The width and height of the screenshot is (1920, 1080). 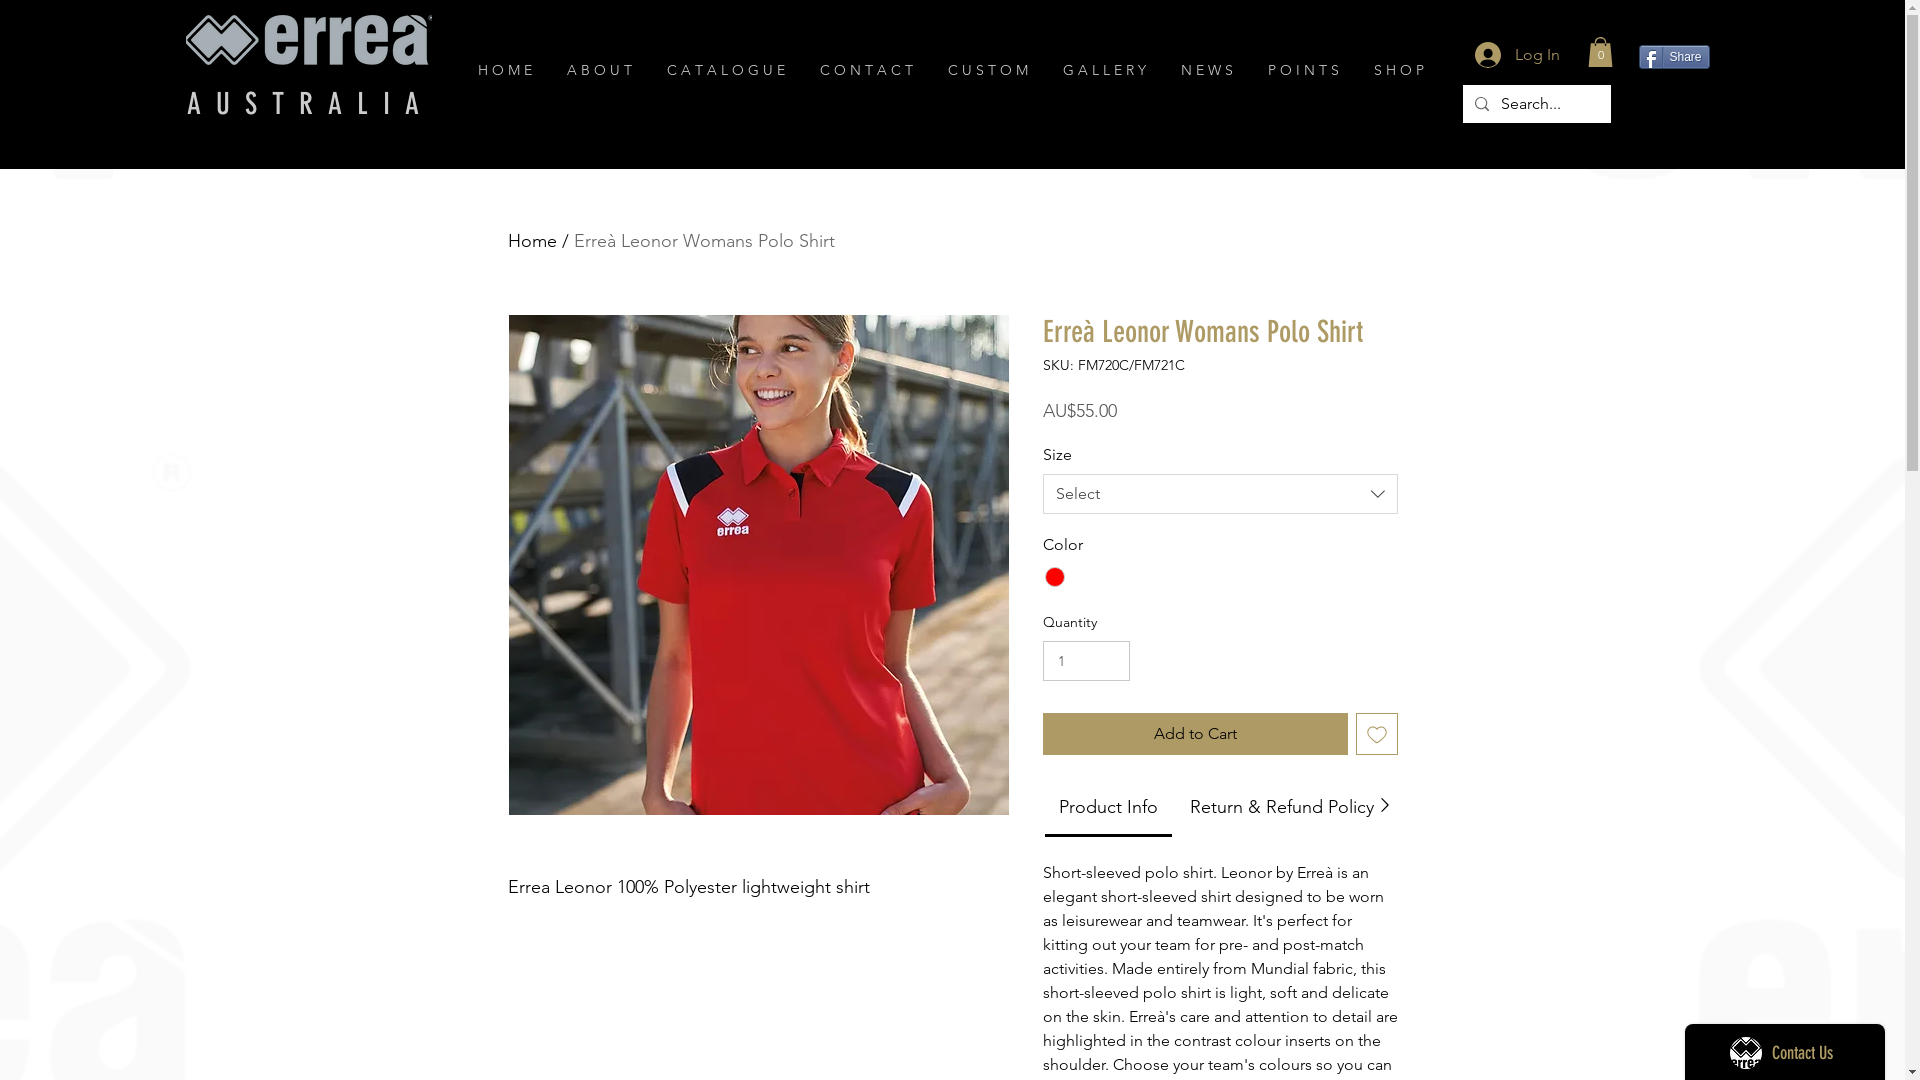 What do you see at coordinates (1516, 53) in the screenshot?
I see `'Log In'` at bounding box center [1516, 53].